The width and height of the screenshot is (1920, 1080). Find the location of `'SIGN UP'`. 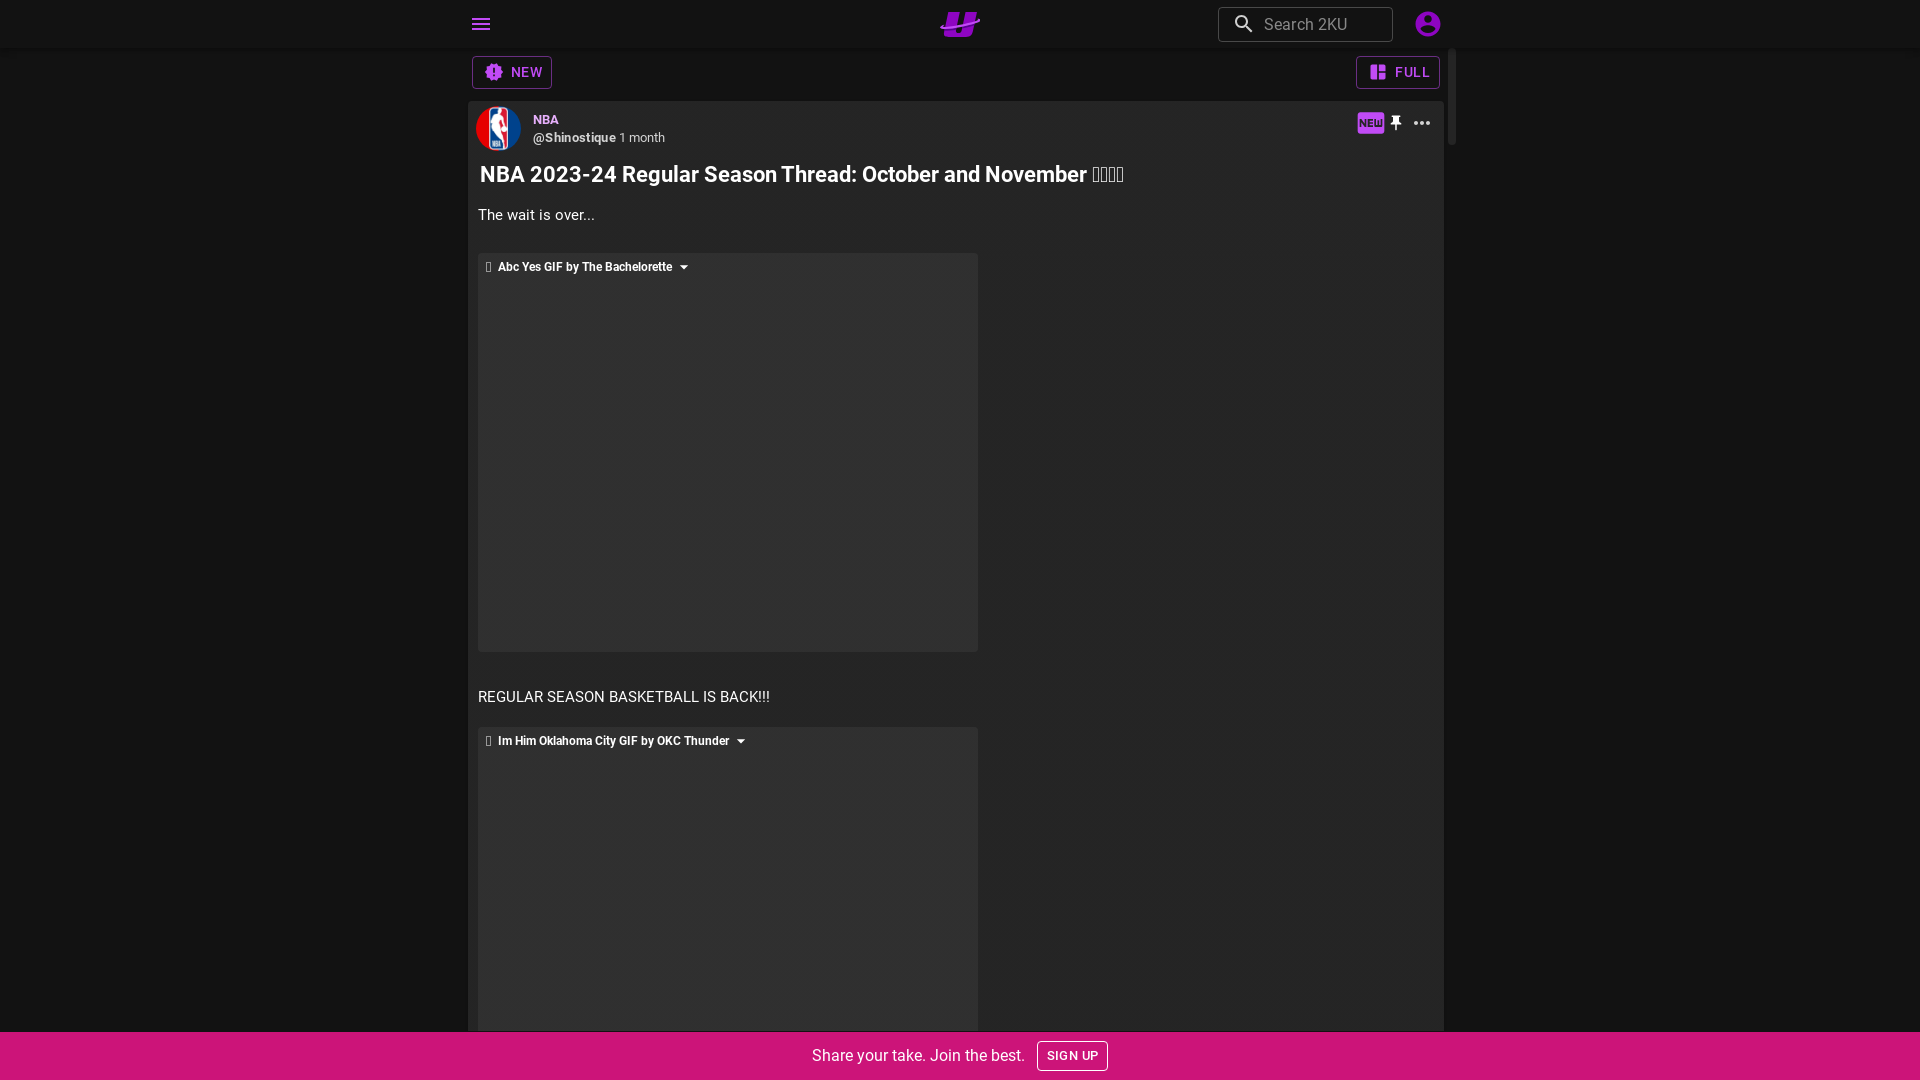

'SIGN UP' is located at coordinates (1072, 1055).